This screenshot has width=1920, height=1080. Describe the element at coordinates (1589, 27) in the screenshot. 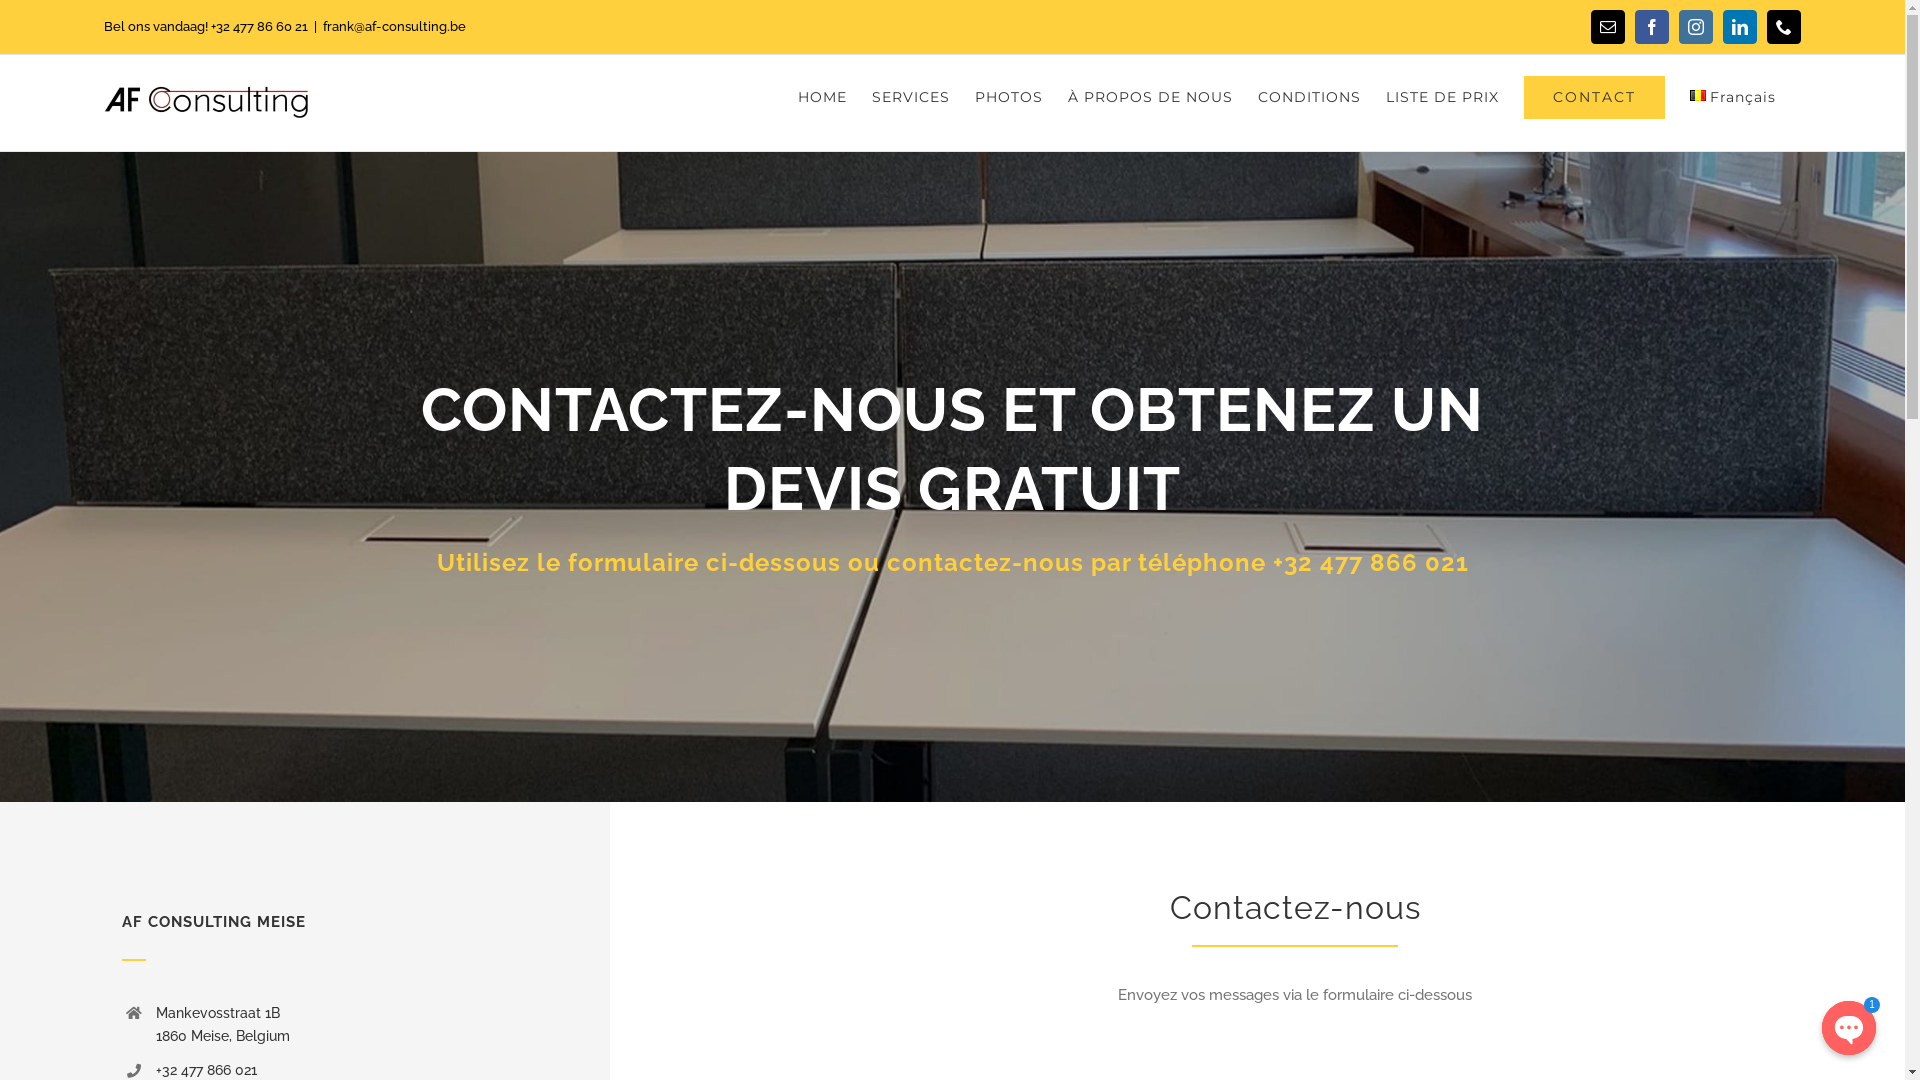

I see `'Email'` at that location.